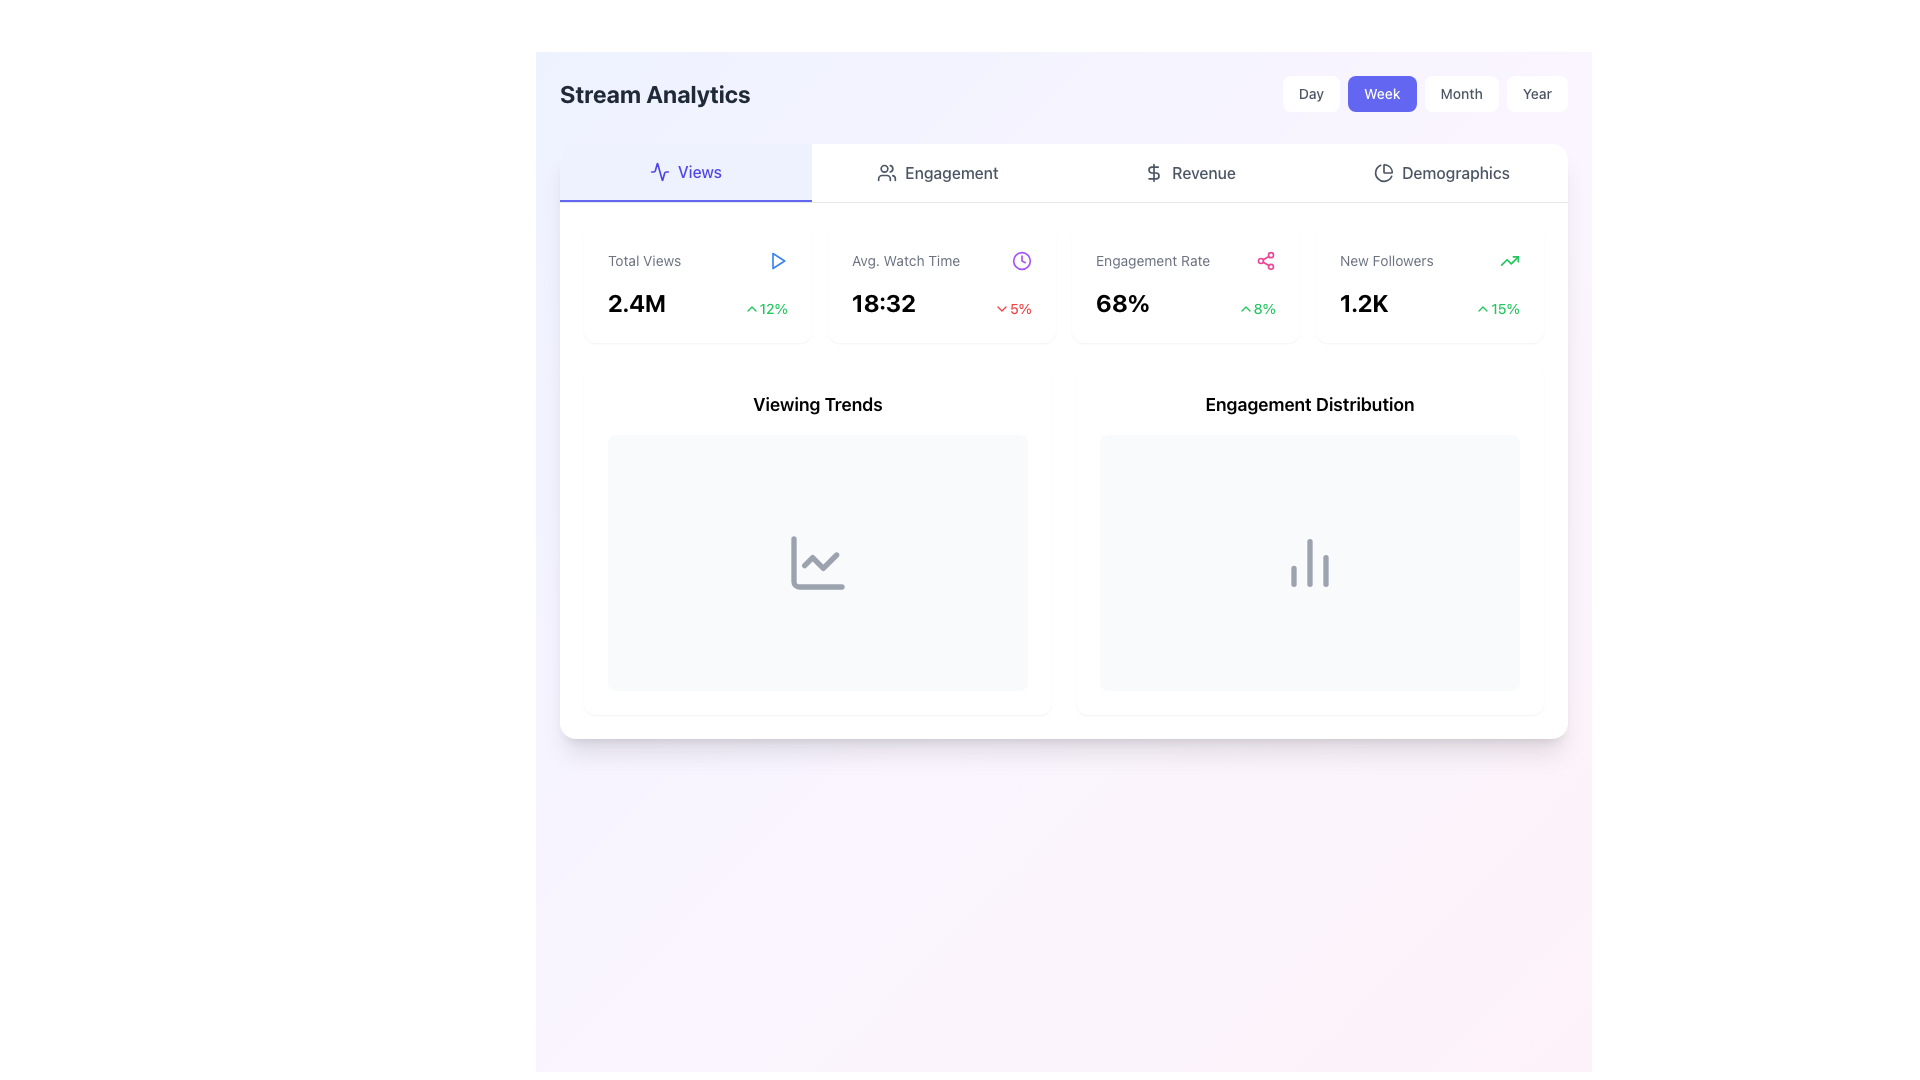  Describe the element at coordinates (1461, 93) in the screenshot. I see `the 'Month' button in the analytics dashboard` at that location.